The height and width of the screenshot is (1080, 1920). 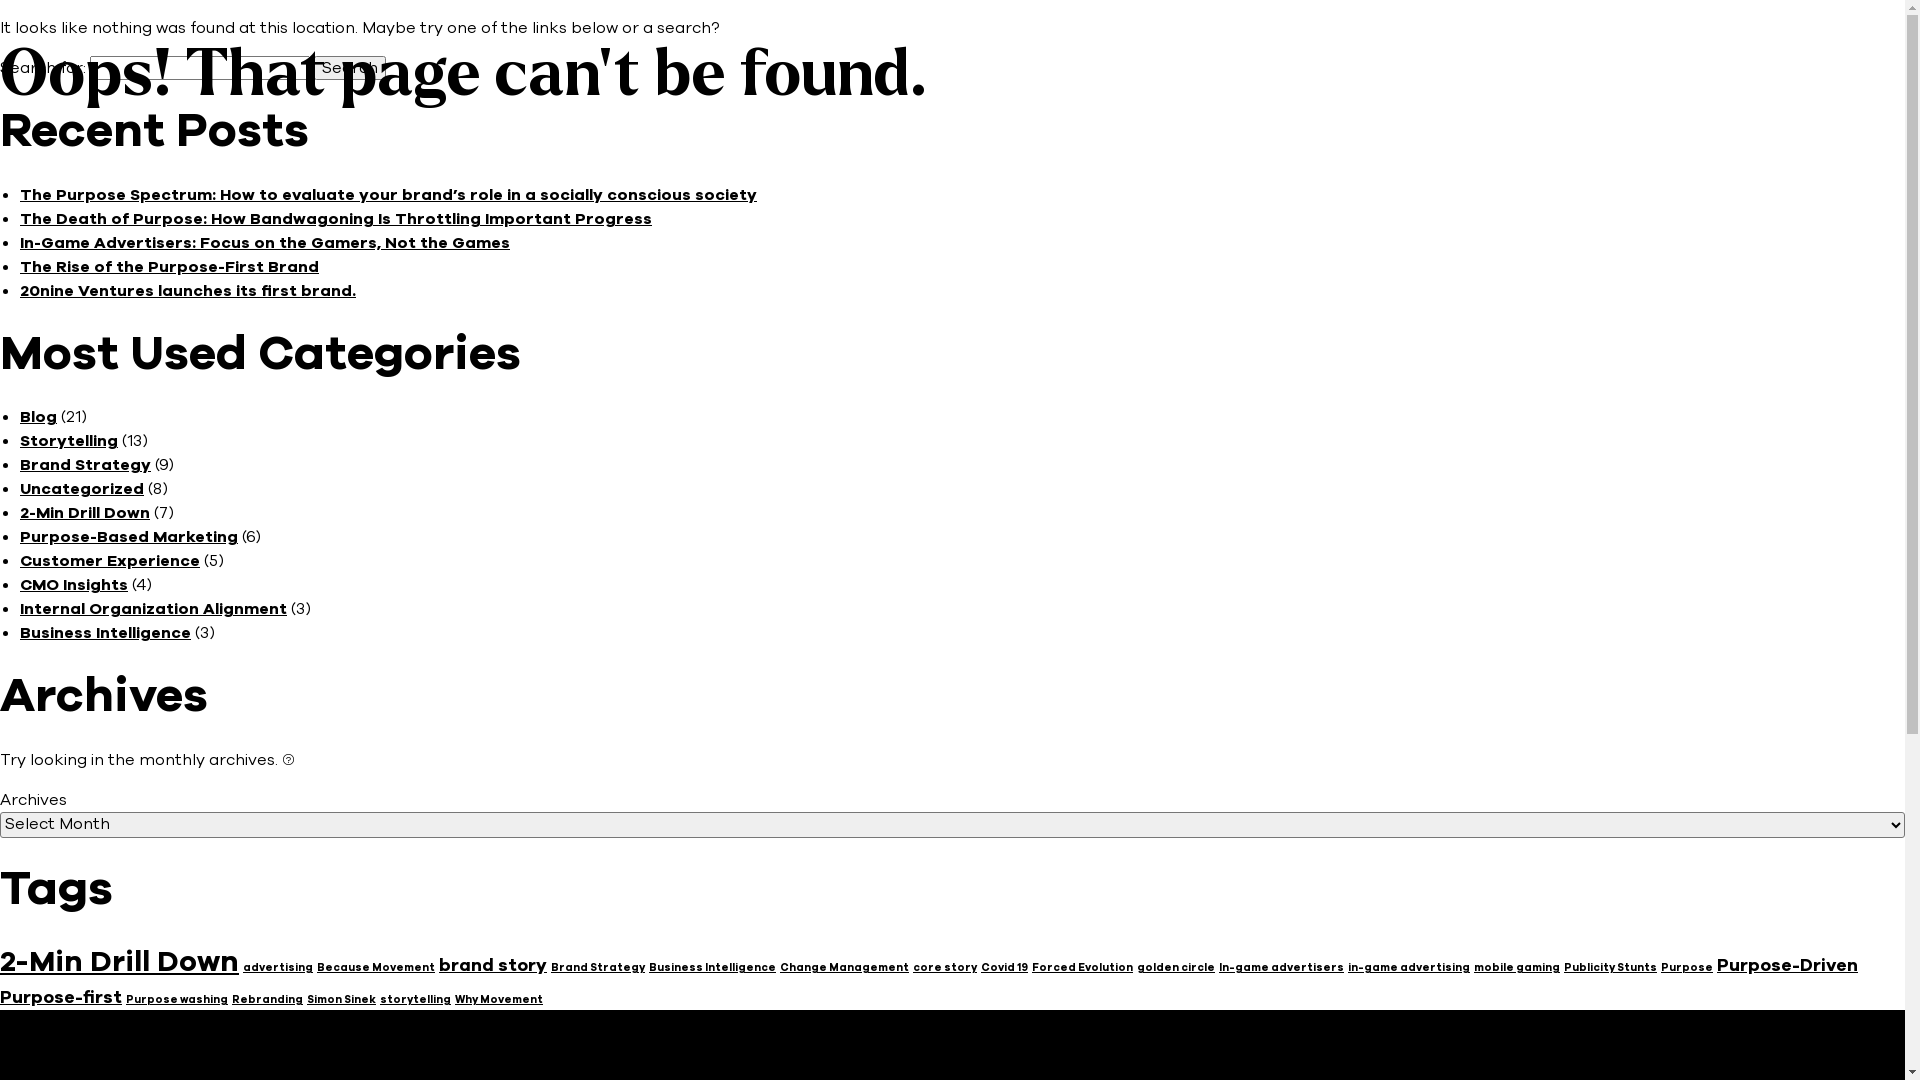 I want to click on 'in-game advertising', so click(x=1348, y=966).